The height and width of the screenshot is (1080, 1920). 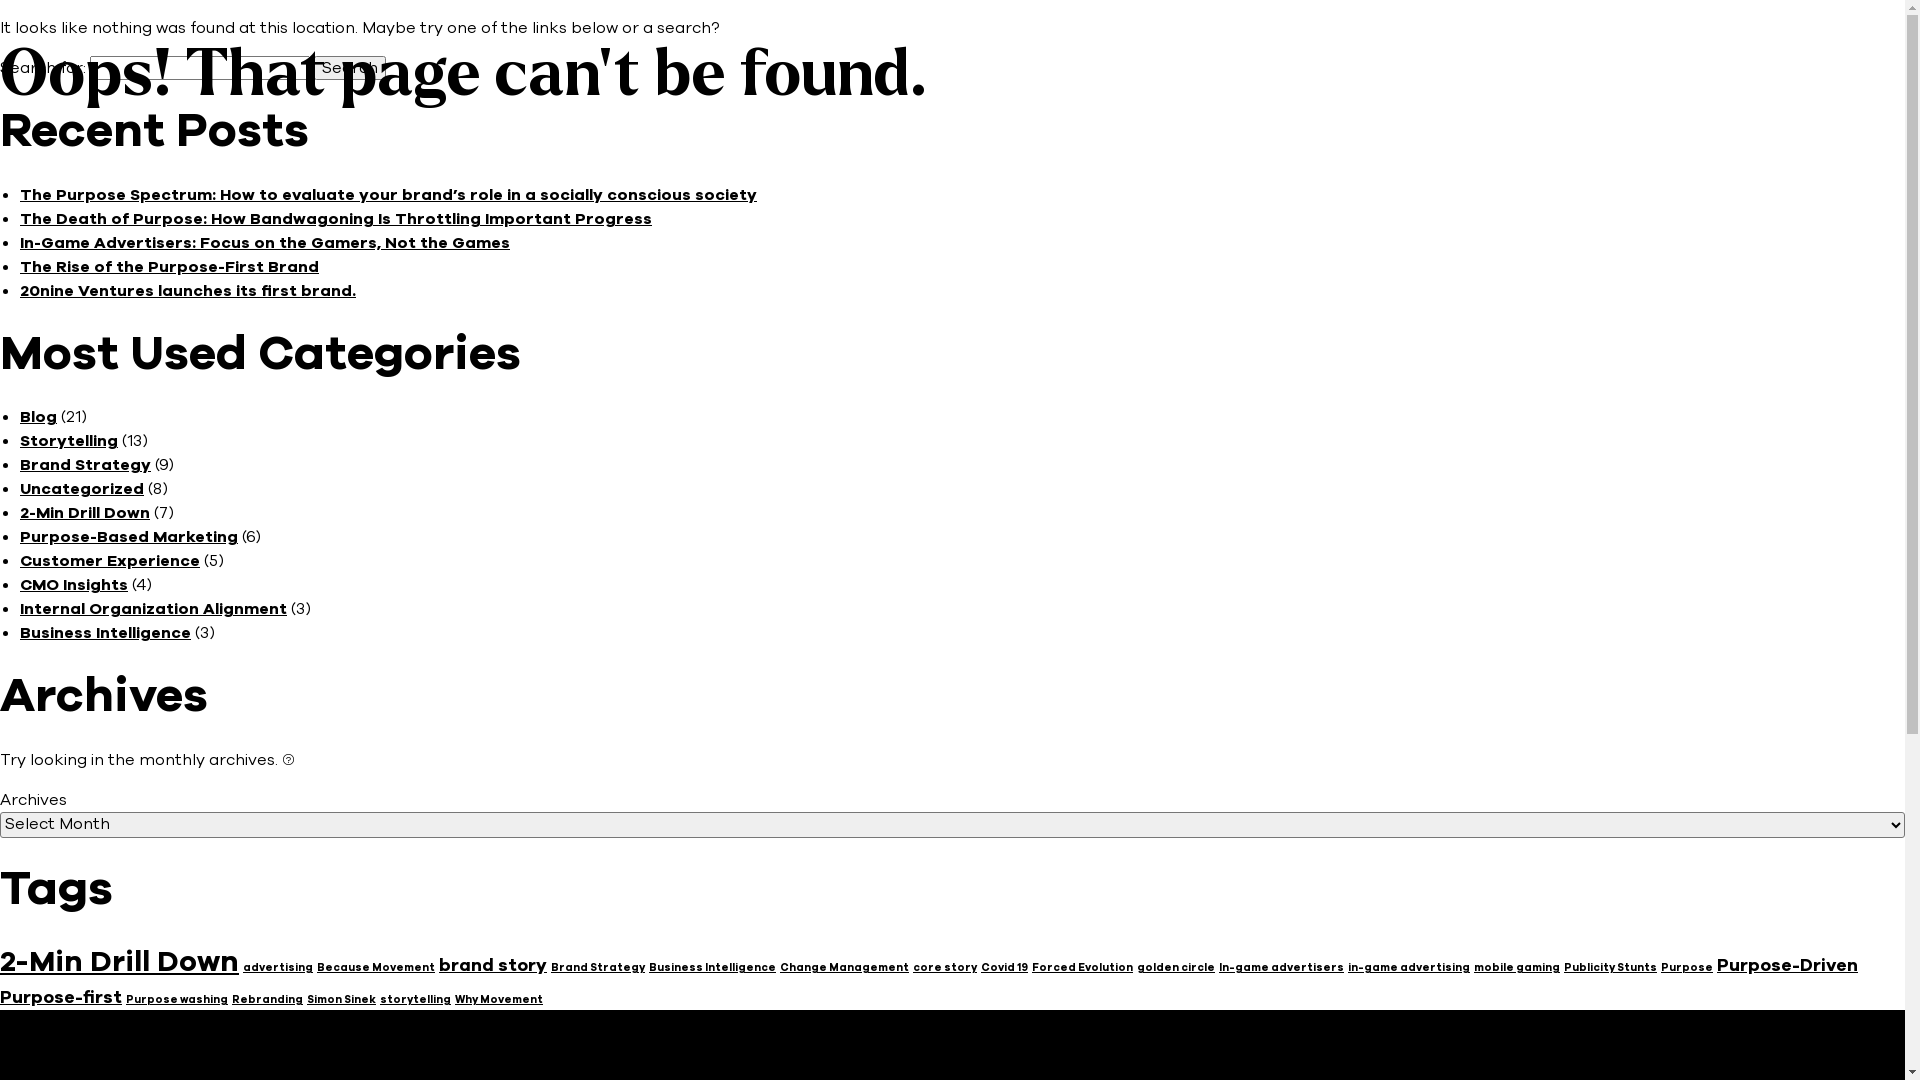 I want to click on 'in-game advertising', so click(x=1348, y=966).